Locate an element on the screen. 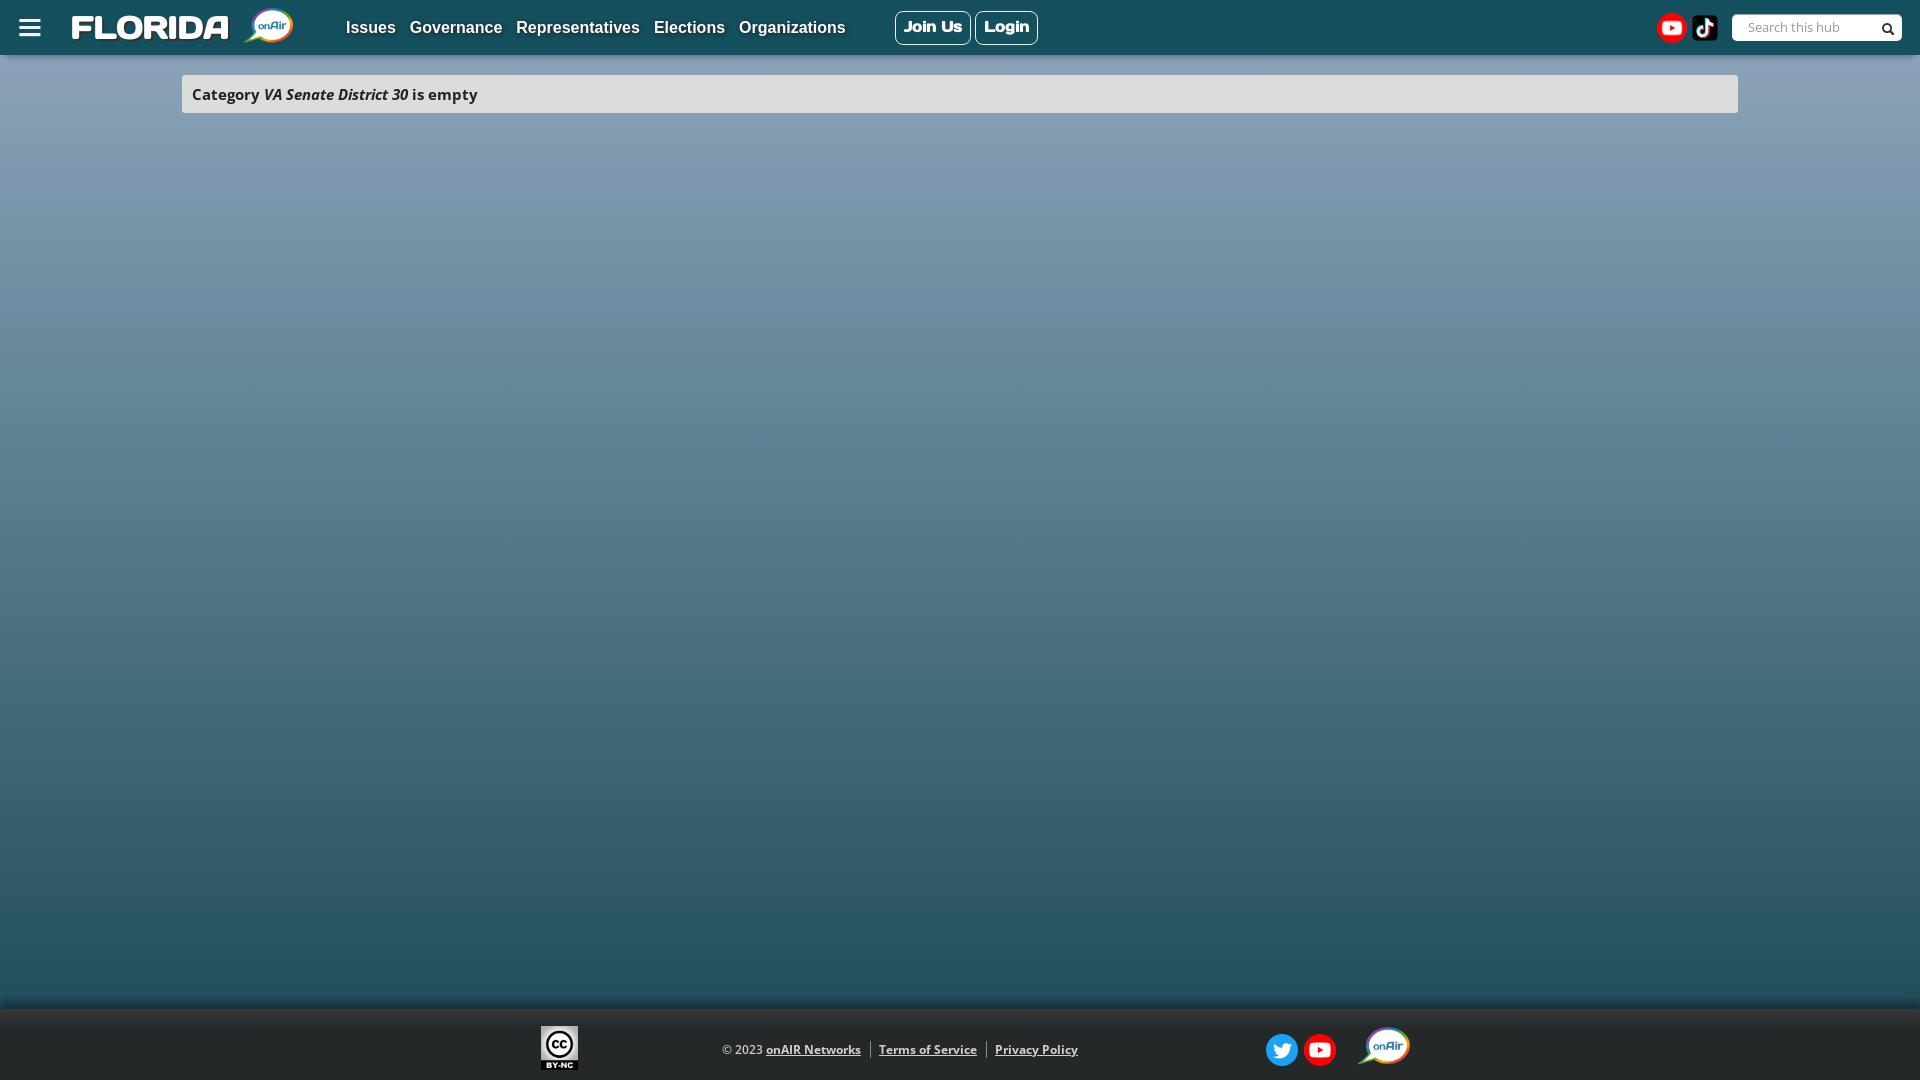  'Login' is located at coordinates (1006, 27).